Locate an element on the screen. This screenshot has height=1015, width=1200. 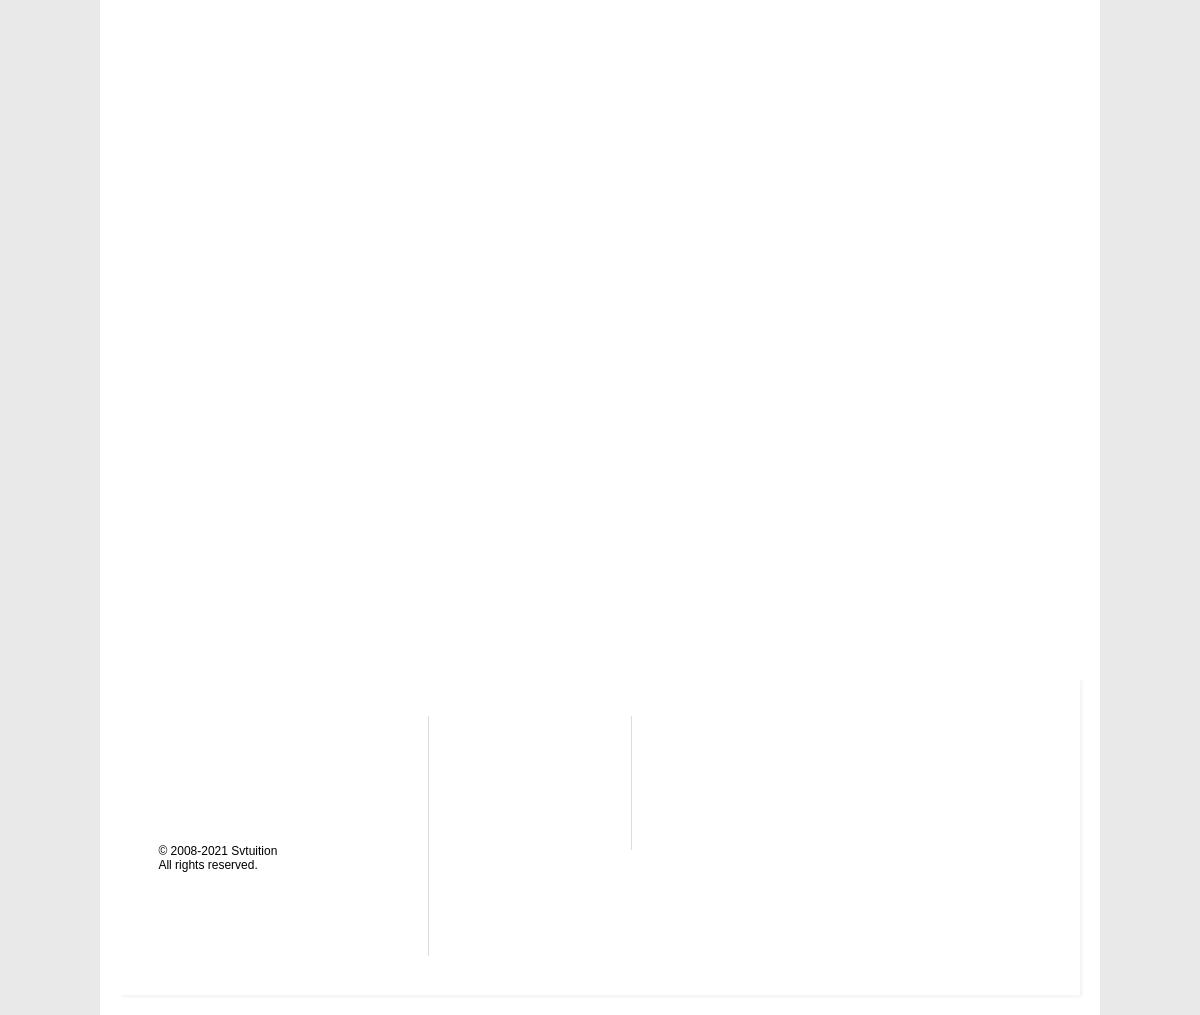
'Facebook' is located at coordinates (704, 816).